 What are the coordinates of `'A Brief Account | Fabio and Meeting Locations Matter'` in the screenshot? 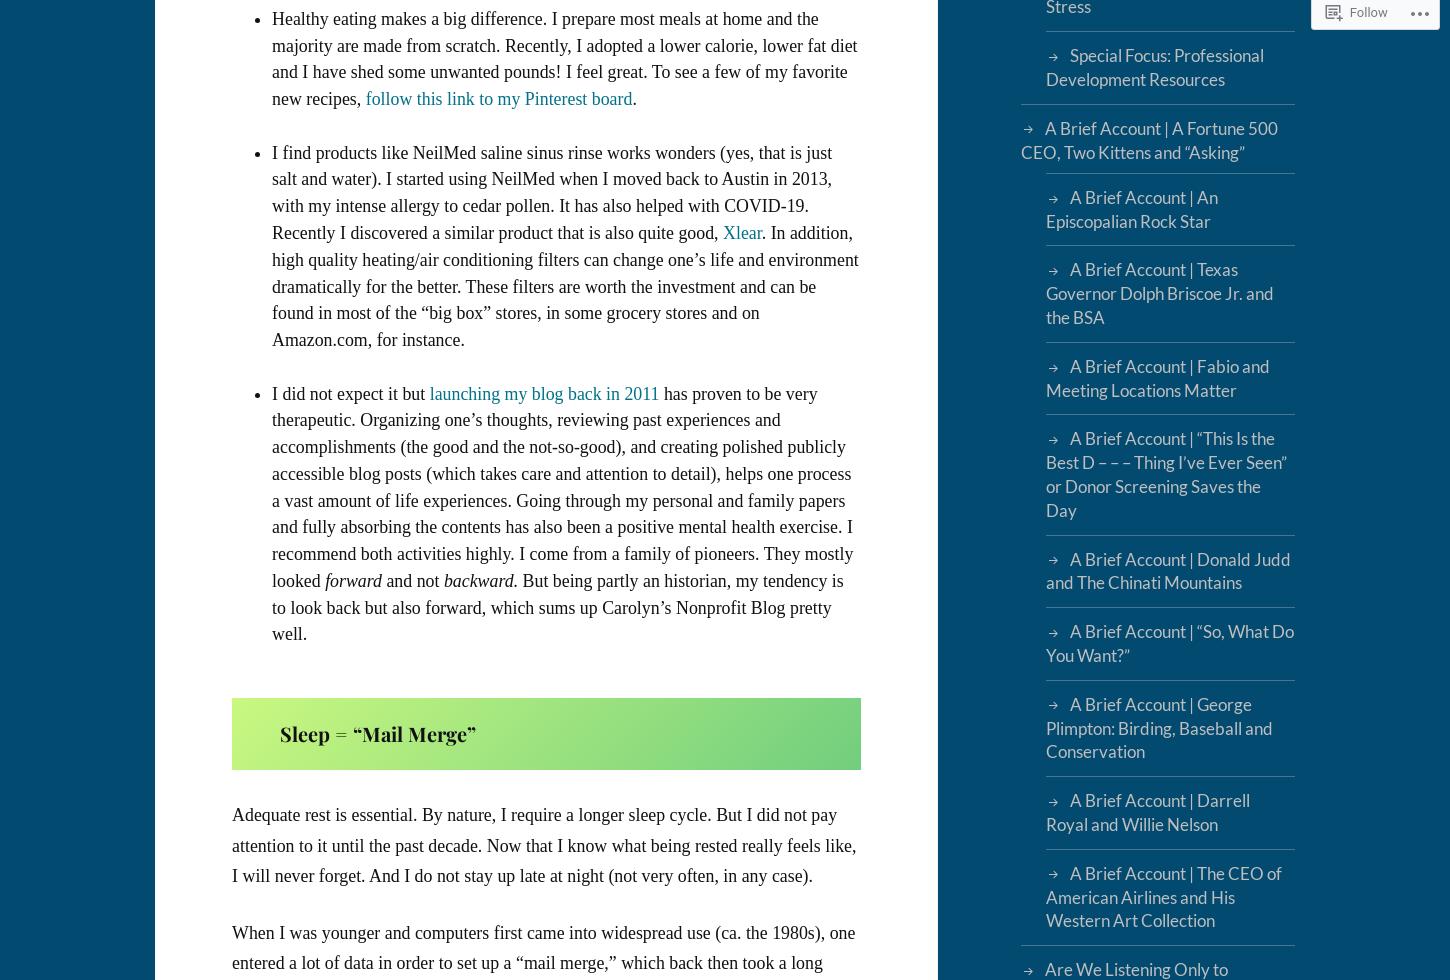 It's located at (1156, 377).